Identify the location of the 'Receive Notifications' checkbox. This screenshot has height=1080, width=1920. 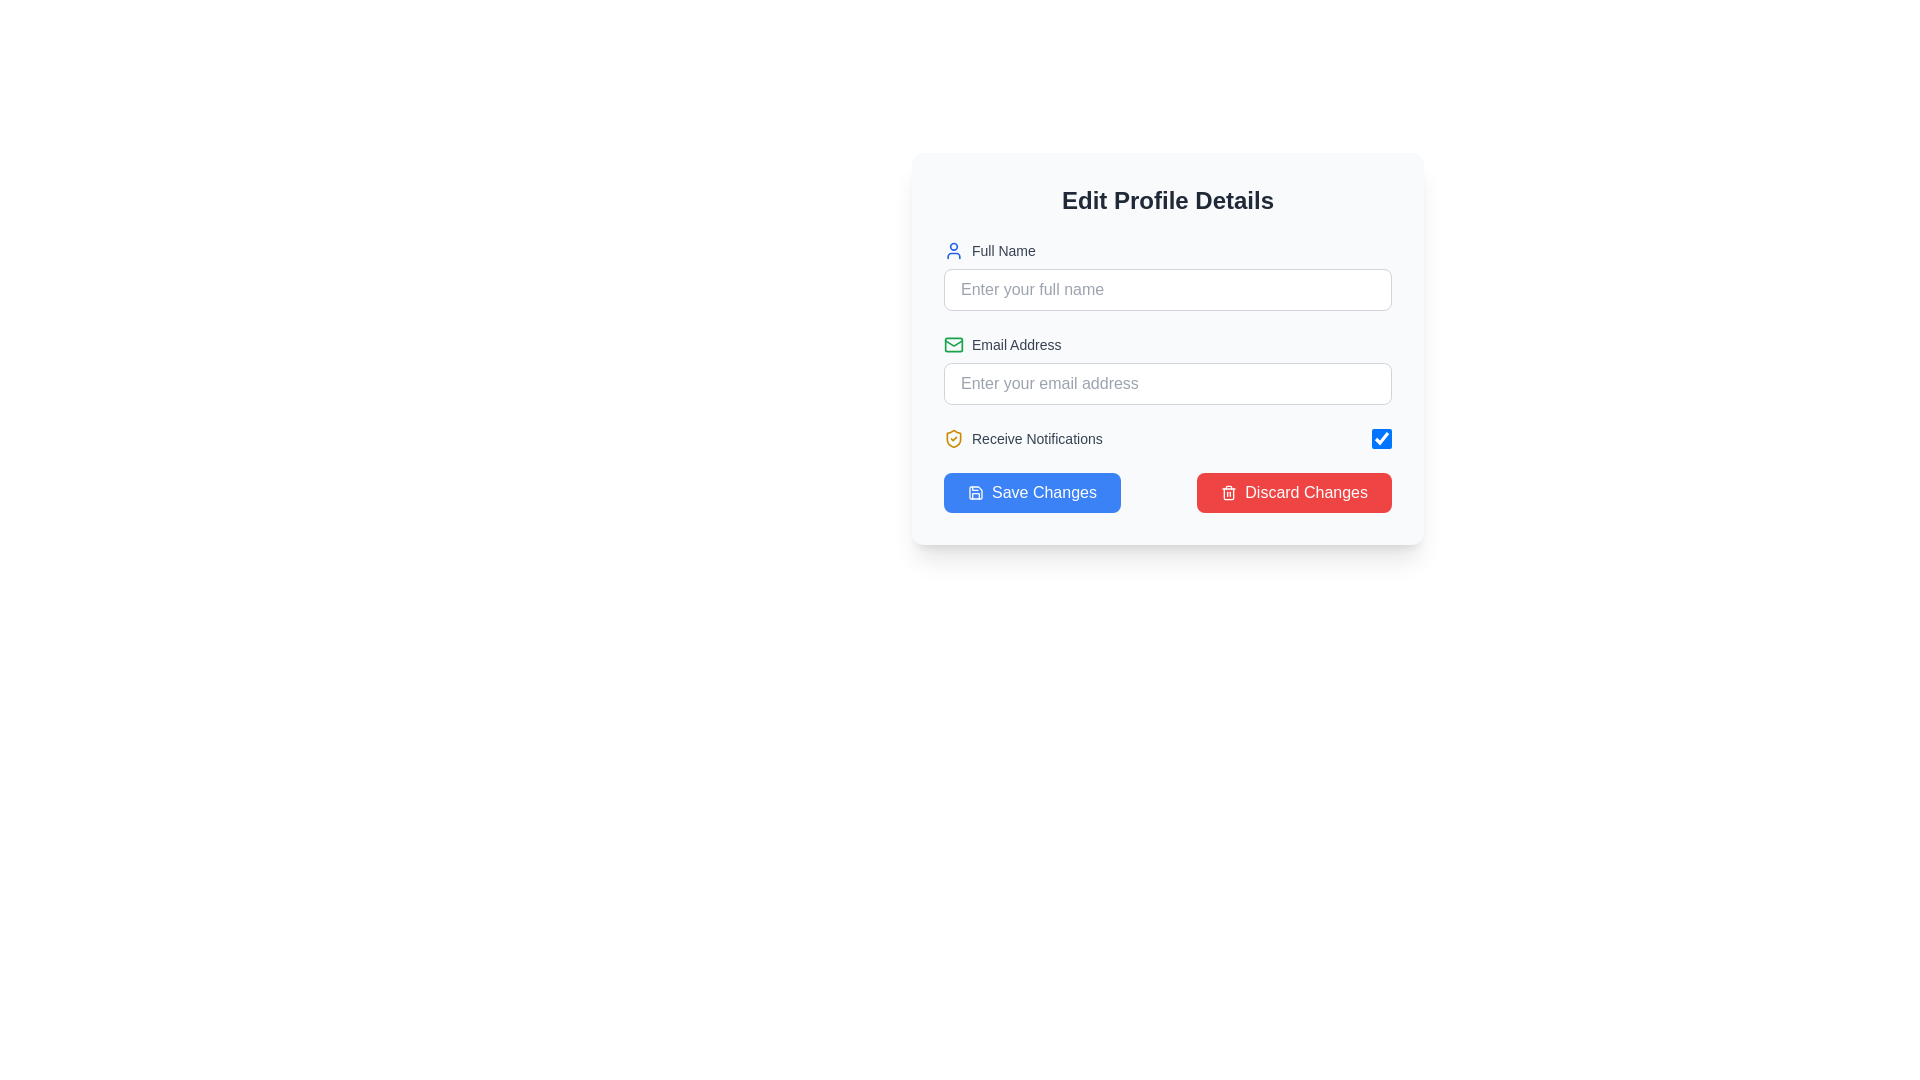
(1381, 438).